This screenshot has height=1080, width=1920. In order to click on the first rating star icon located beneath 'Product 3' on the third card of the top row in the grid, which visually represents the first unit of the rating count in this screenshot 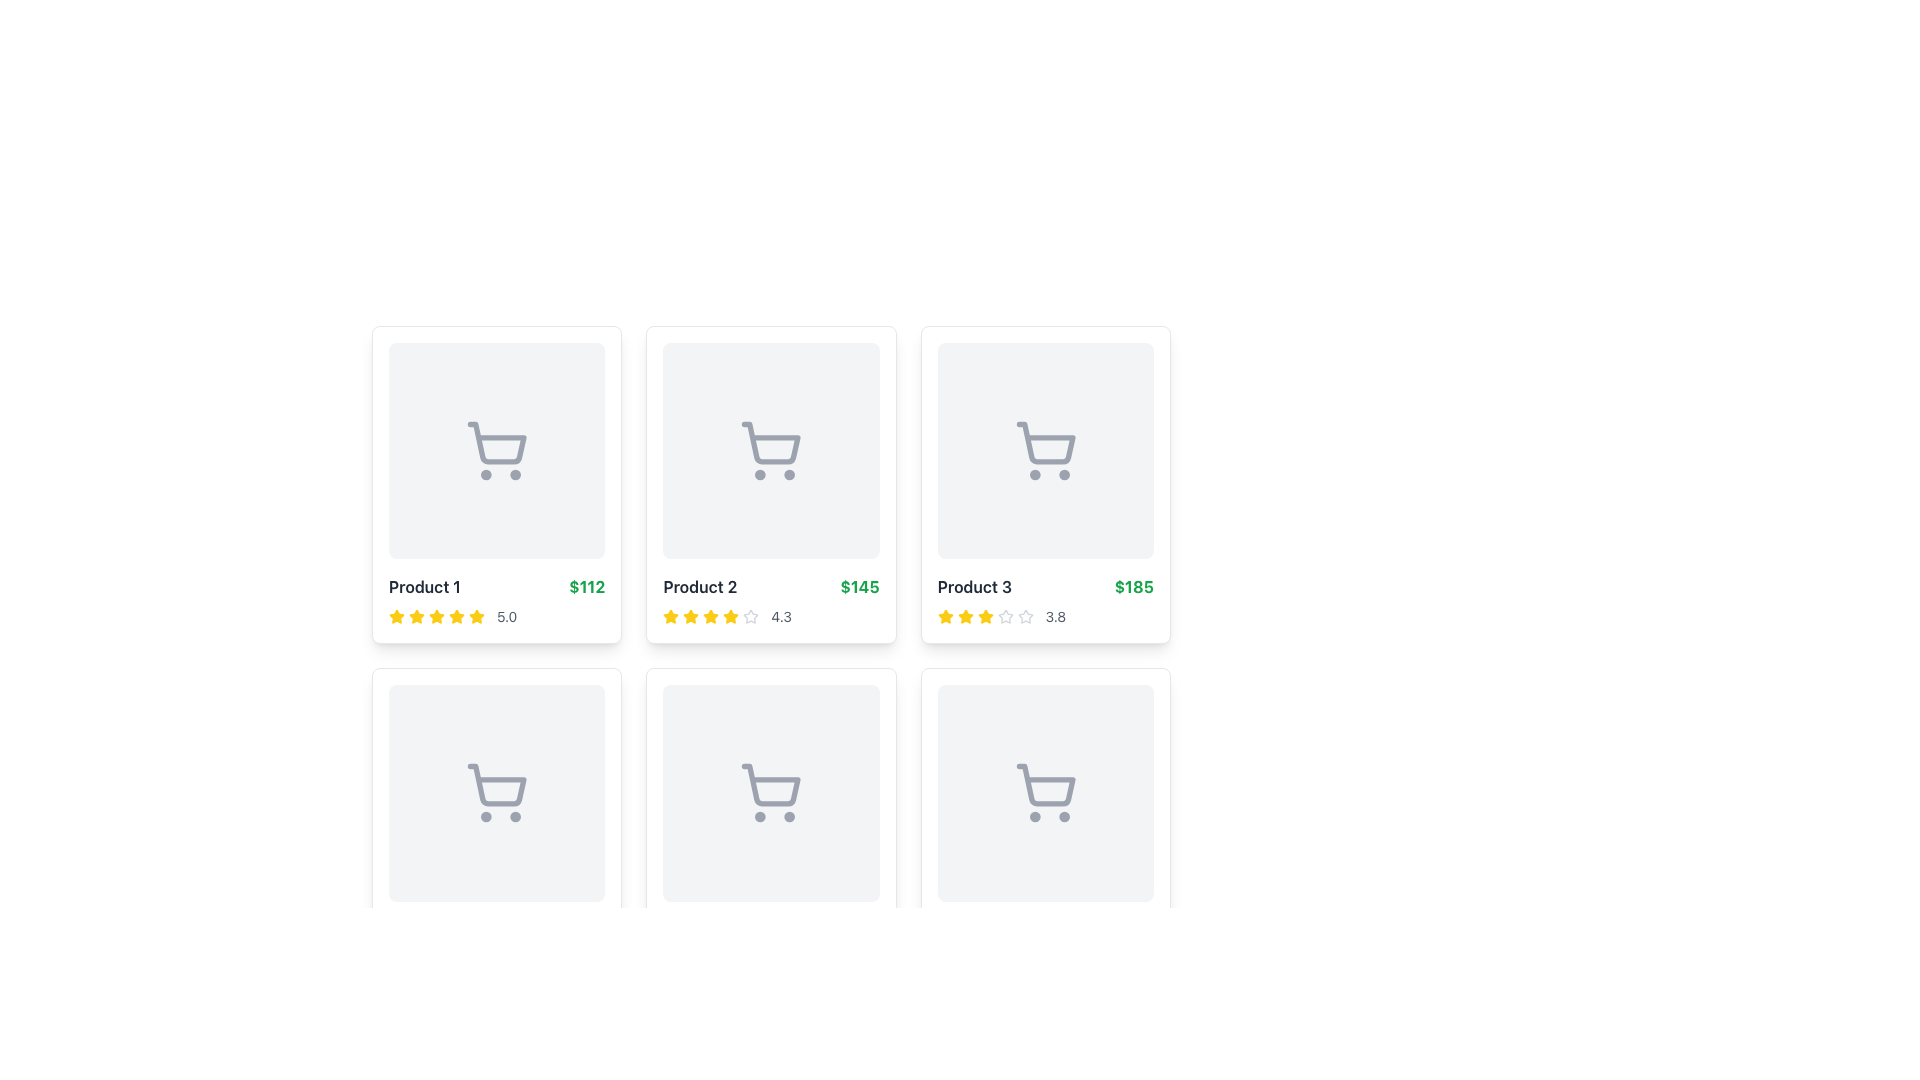, I will do `click(944, 616)`.